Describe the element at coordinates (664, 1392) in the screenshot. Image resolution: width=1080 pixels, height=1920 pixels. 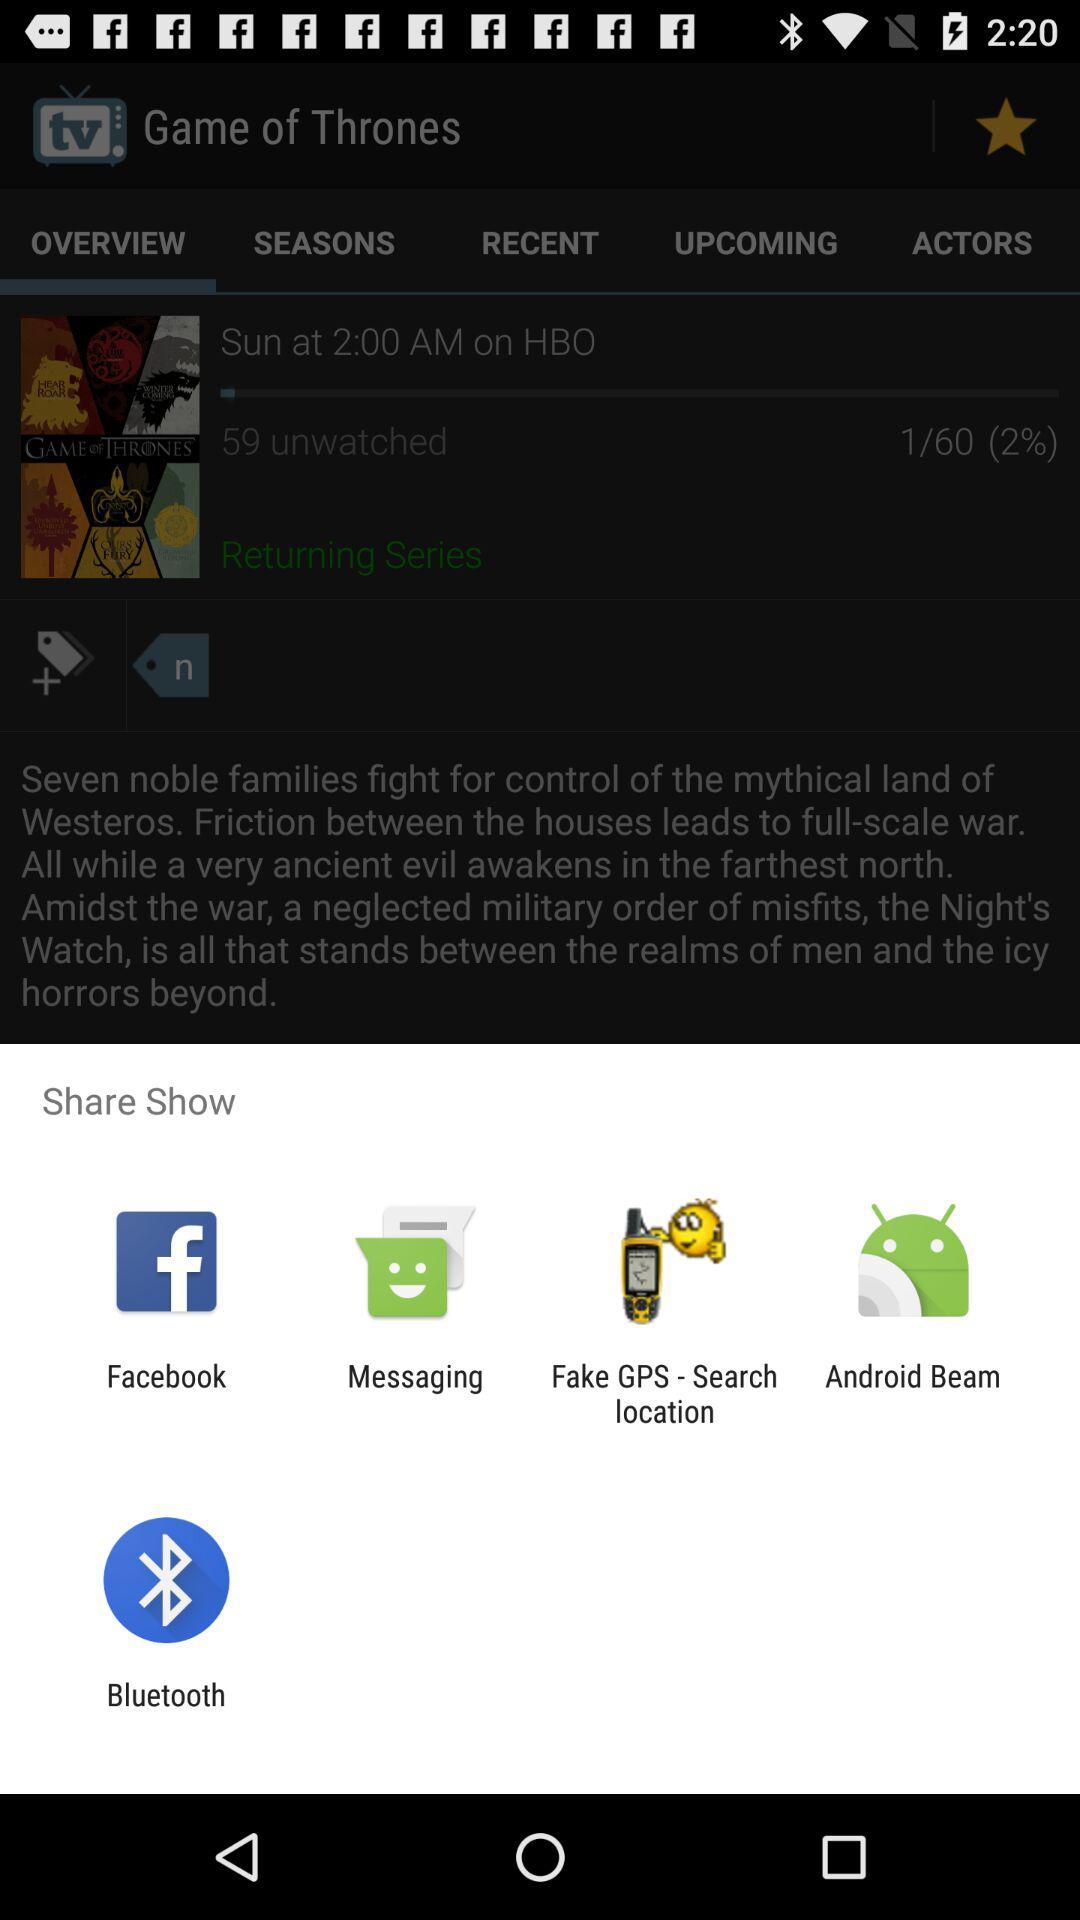
I see `icon next to the messaging` at that location.